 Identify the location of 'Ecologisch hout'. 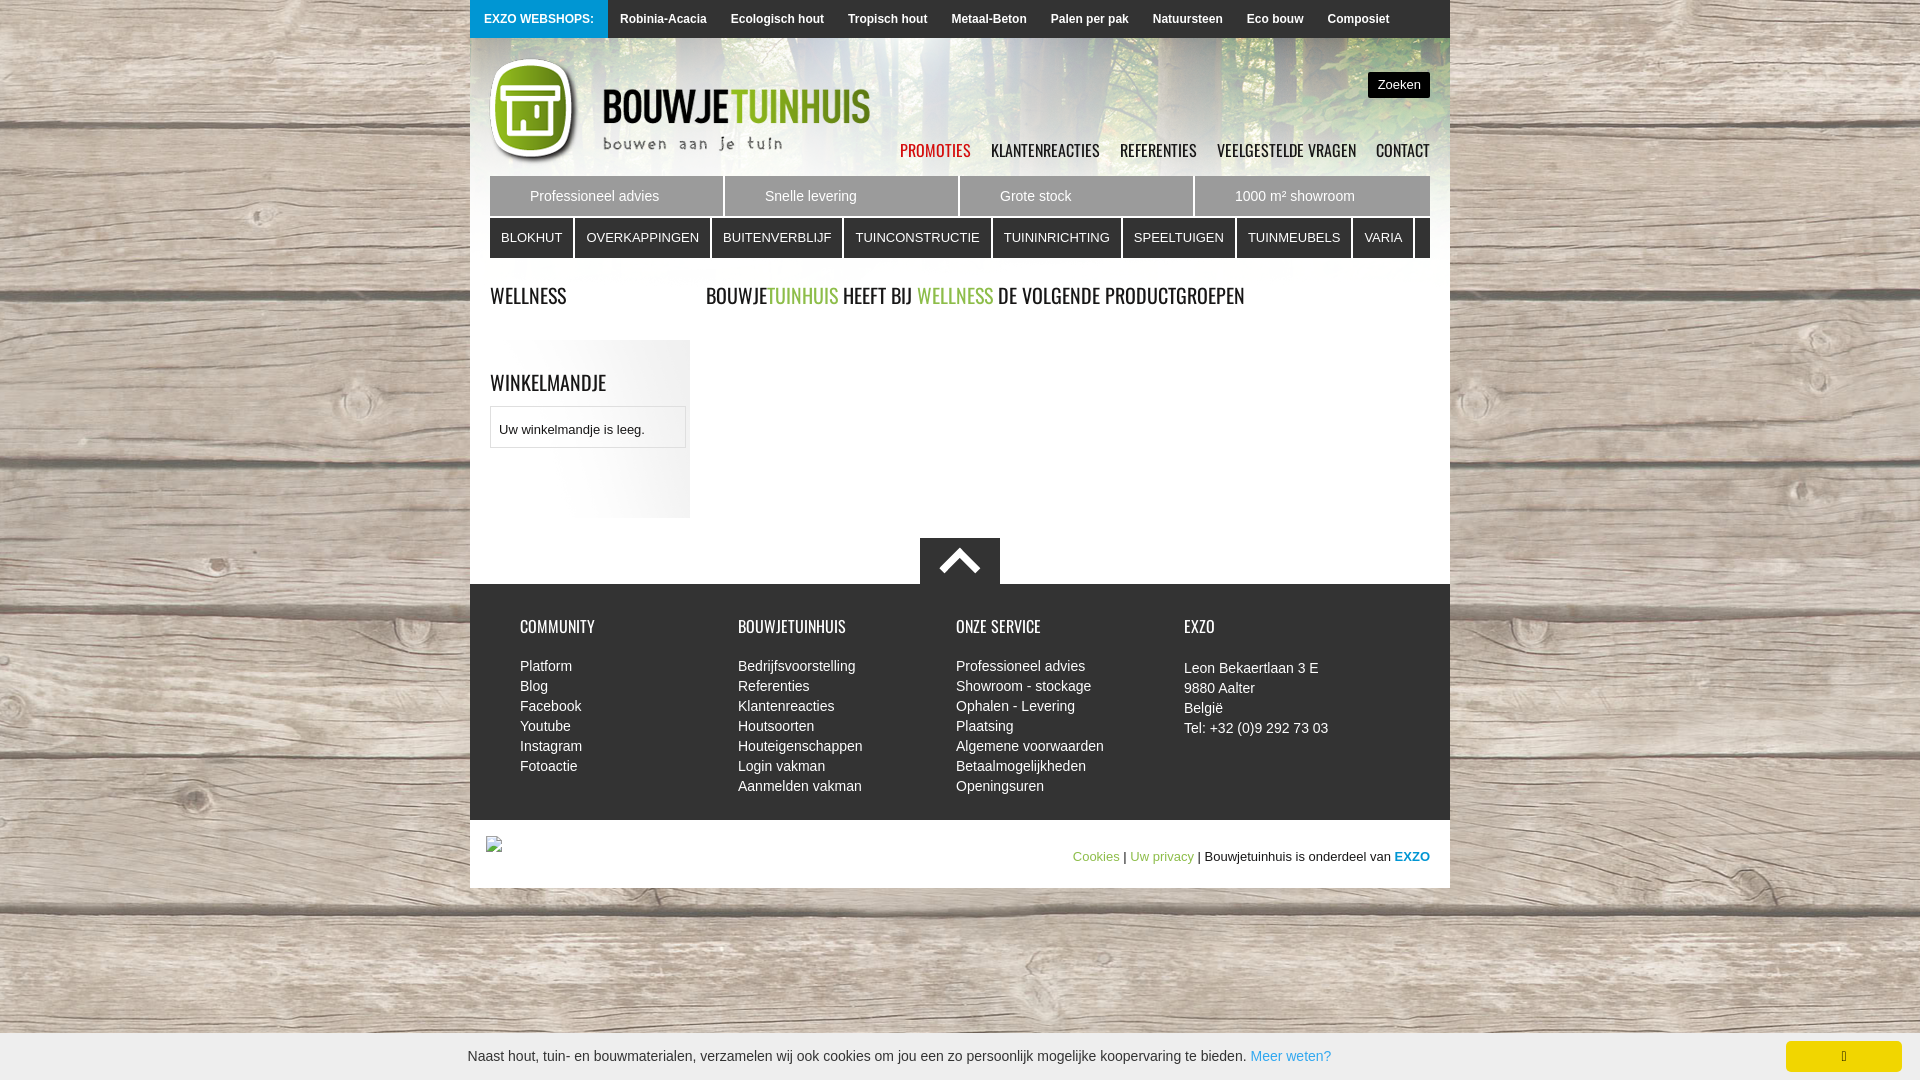
(776, 19).